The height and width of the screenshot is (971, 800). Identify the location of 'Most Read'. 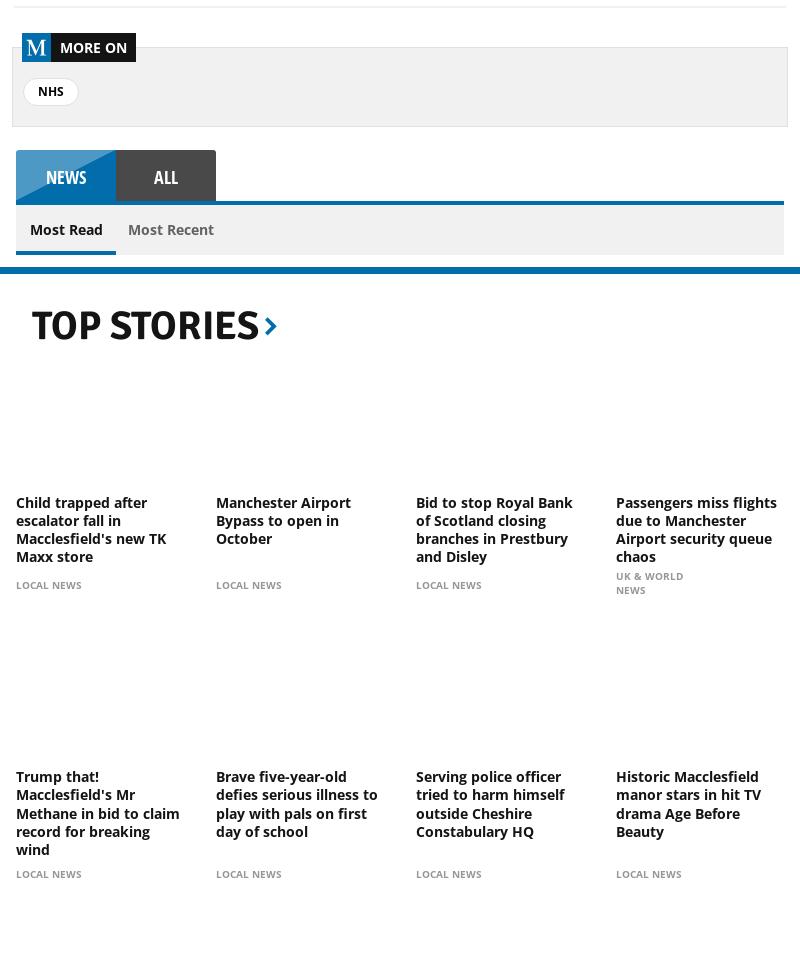
(64, 228).